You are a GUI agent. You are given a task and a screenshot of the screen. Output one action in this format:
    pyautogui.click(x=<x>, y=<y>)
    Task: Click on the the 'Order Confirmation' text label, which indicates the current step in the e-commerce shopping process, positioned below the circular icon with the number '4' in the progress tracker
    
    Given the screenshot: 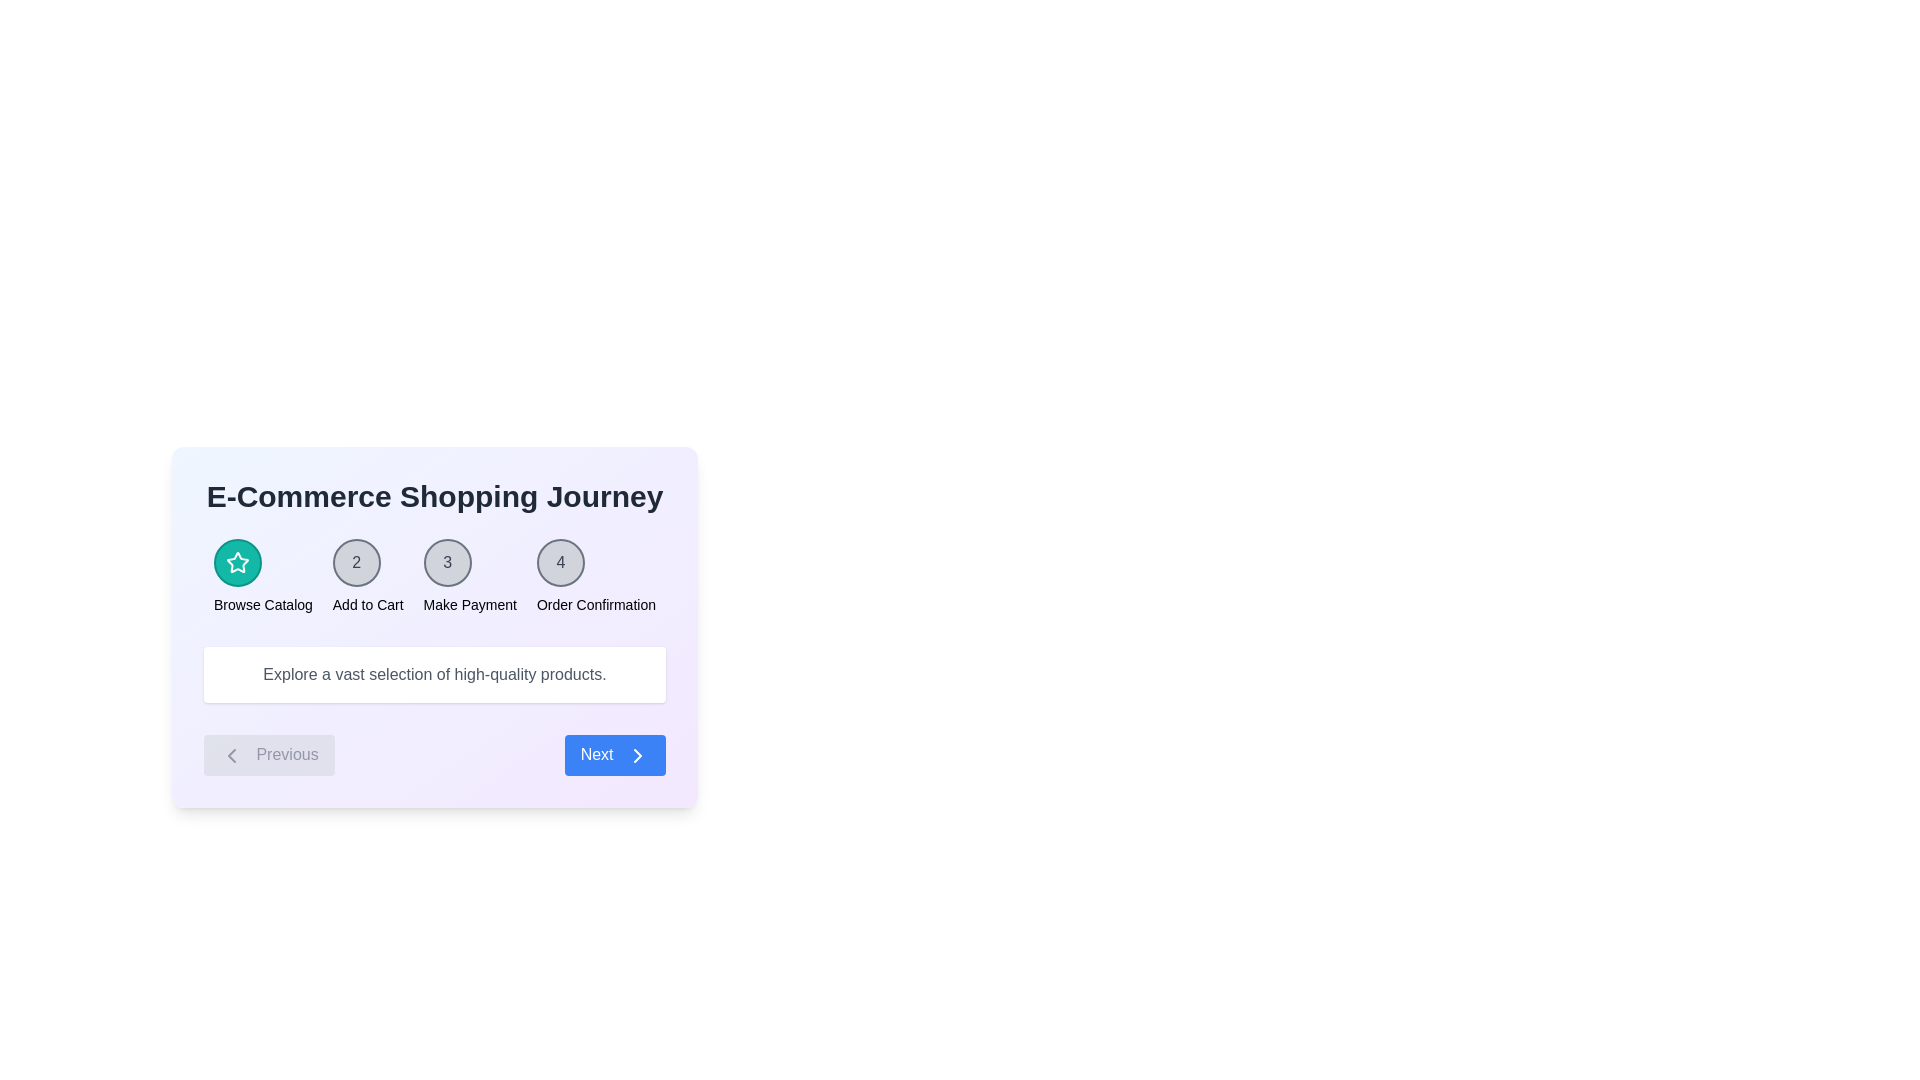 What is the action you would take?
    pyautogui.click(x=595, y=604)
    